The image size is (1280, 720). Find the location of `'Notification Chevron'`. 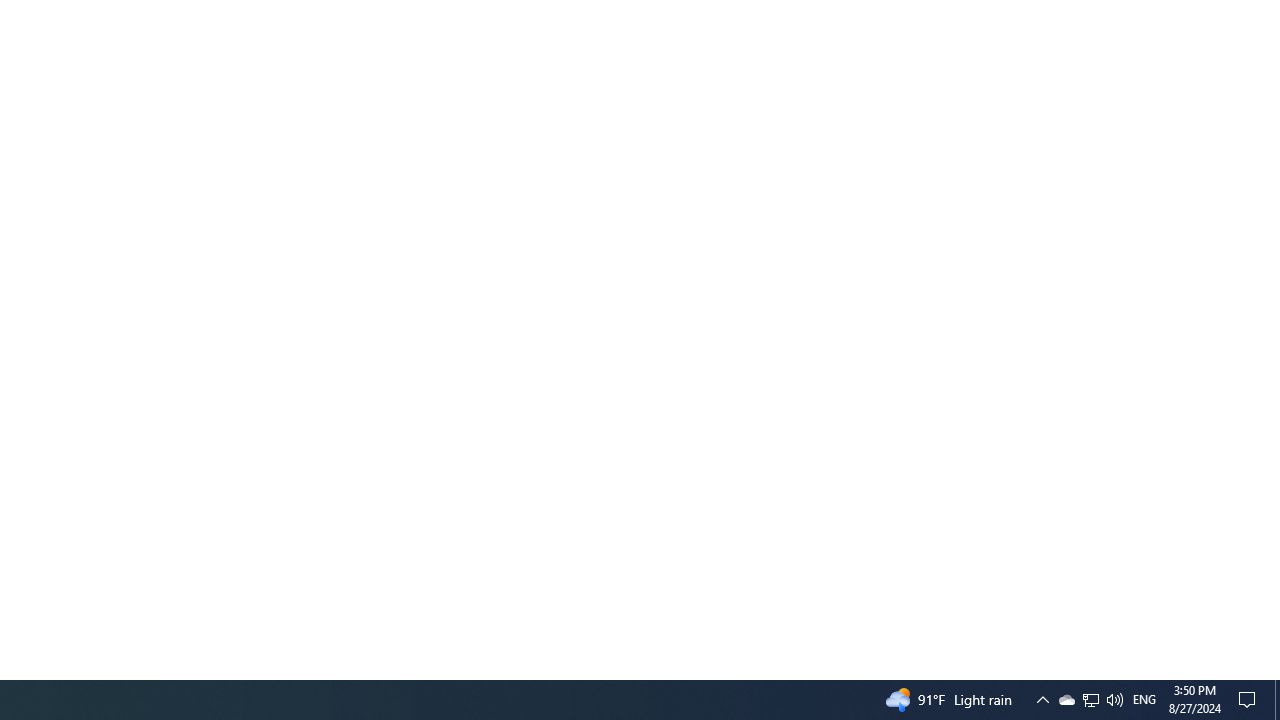

'Notification Chevron' is located at coordinates (1065, 698).